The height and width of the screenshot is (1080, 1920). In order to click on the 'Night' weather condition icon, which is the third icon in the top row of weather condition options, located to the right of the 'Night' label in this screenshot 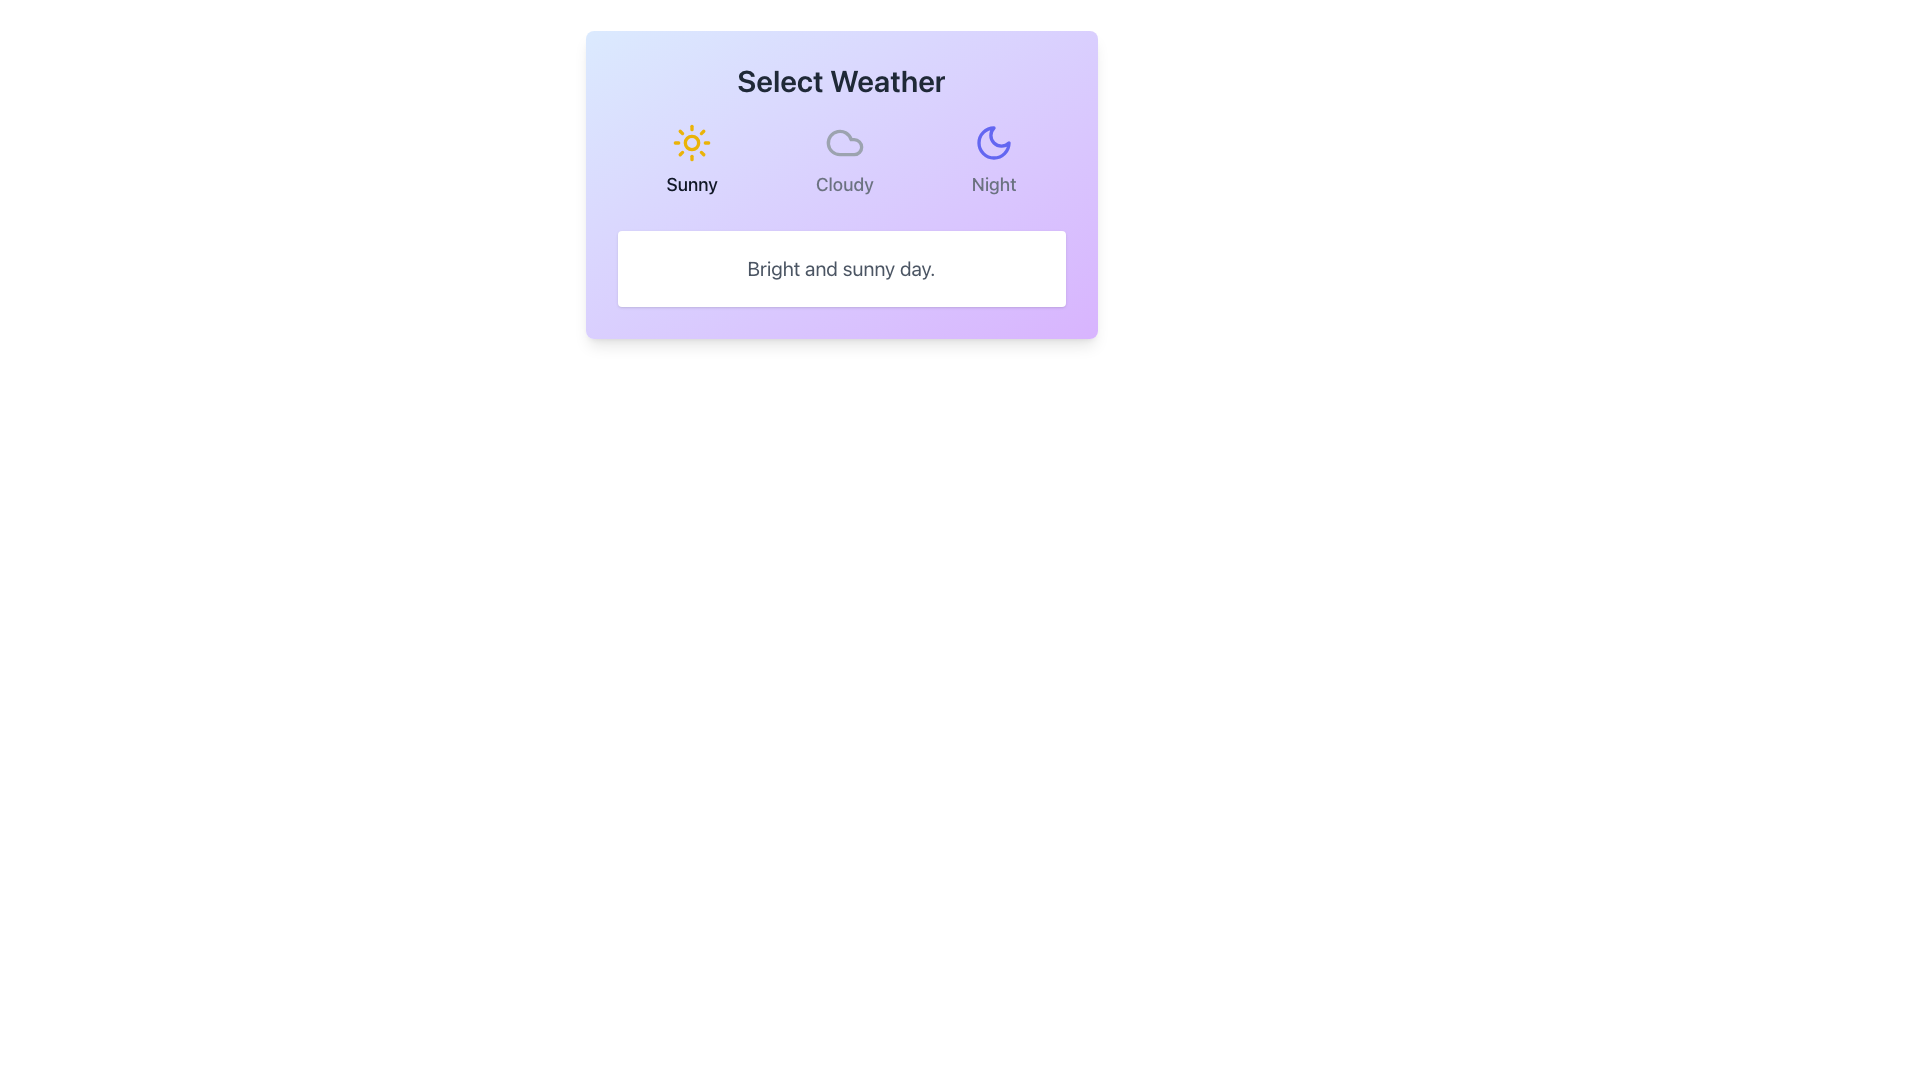, I will do `click(993, 141)`.